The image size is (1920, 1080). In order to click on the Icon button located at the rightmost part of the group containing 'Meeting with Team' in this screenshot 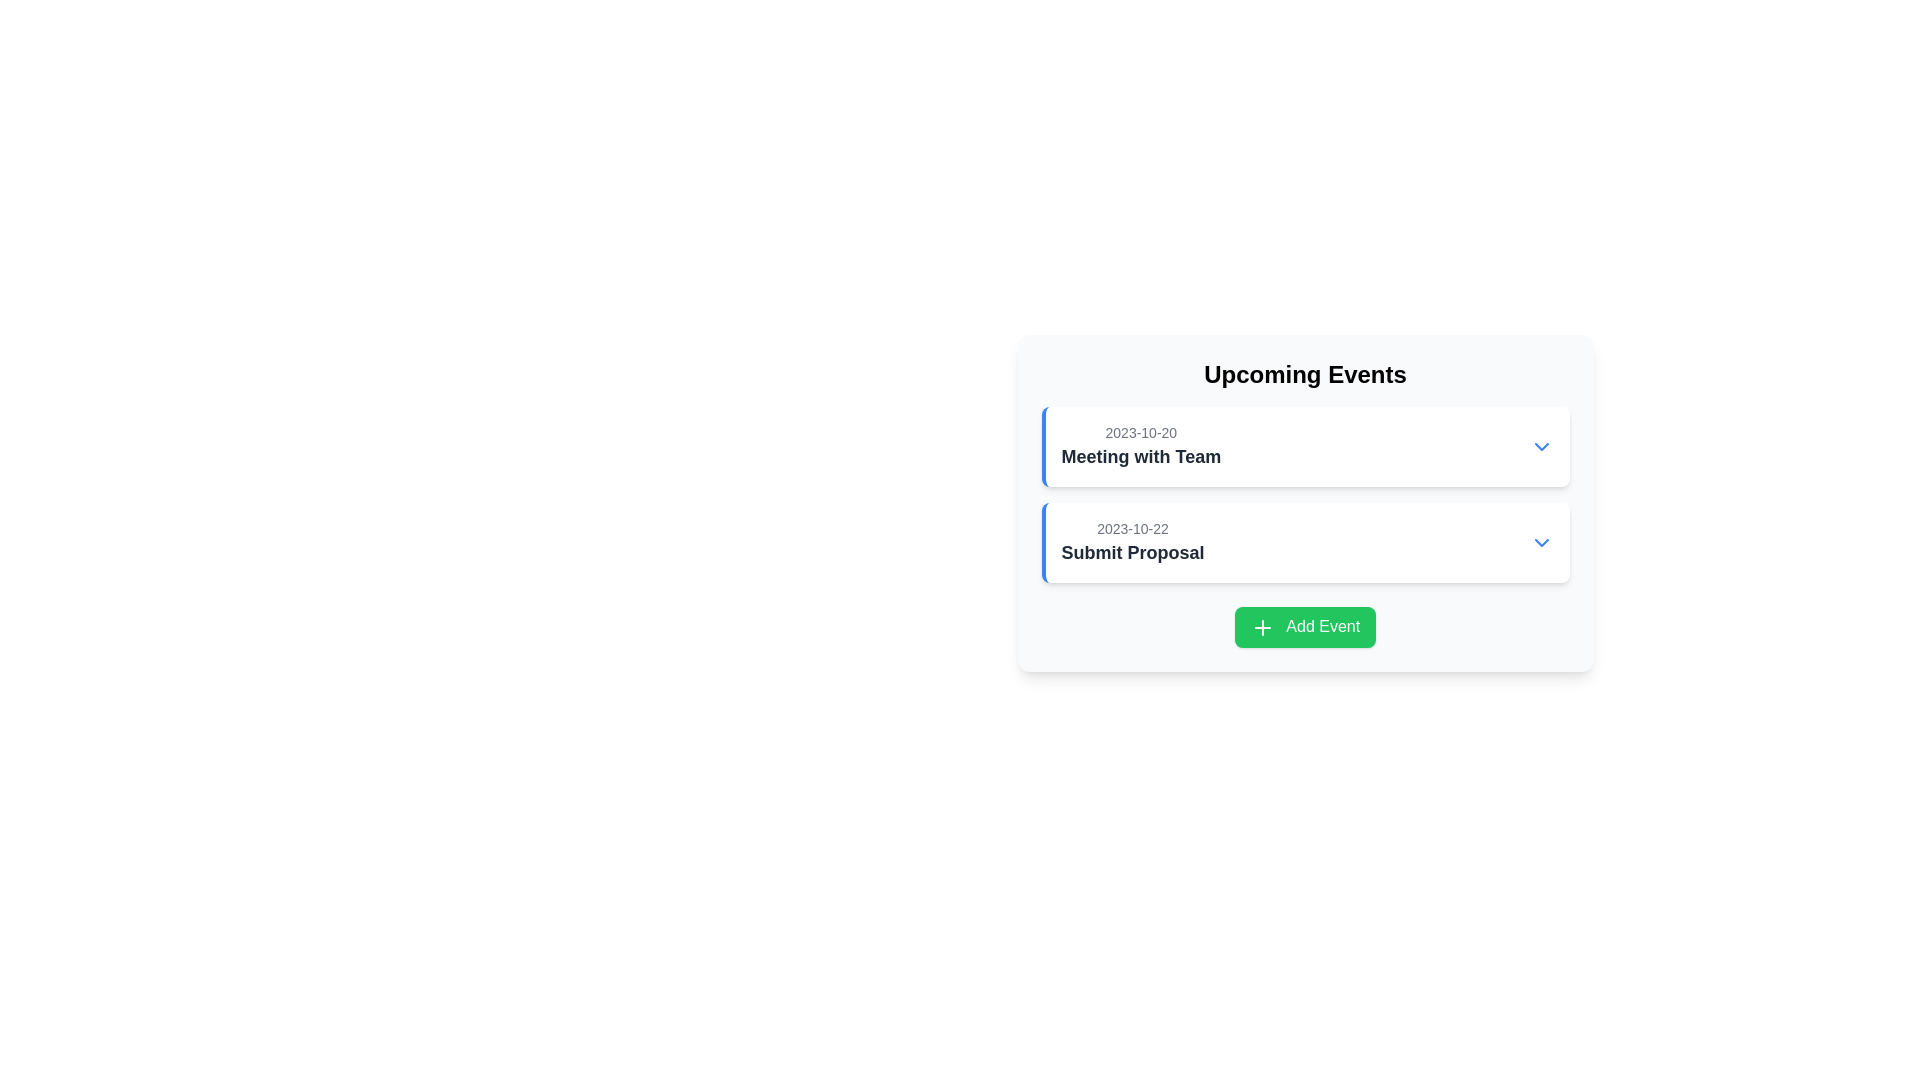, I will do `click(1540, 446)`.